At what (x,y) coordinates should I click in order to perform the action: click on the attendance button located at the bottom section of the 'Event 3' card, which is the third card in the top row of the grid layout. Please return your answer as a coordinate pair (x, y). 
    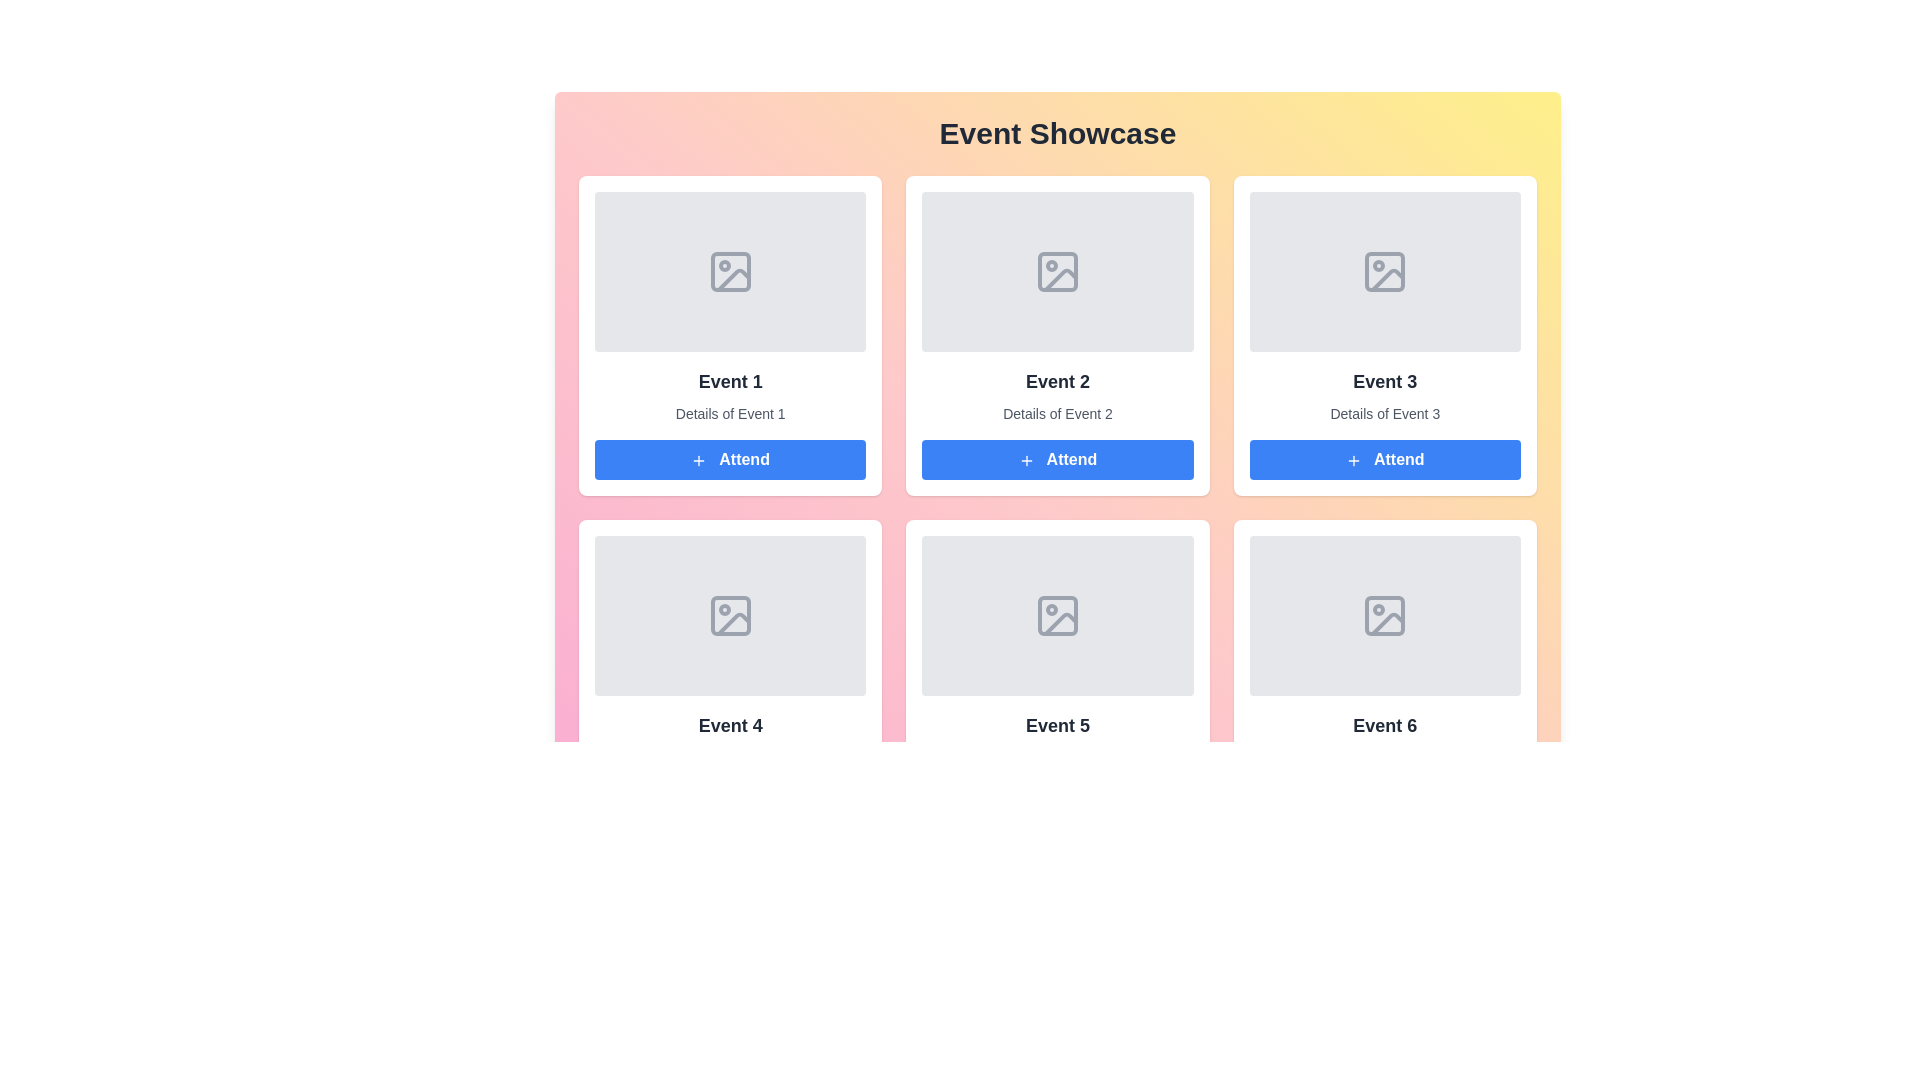
    Looking at the image, I should click on (1384, 459).